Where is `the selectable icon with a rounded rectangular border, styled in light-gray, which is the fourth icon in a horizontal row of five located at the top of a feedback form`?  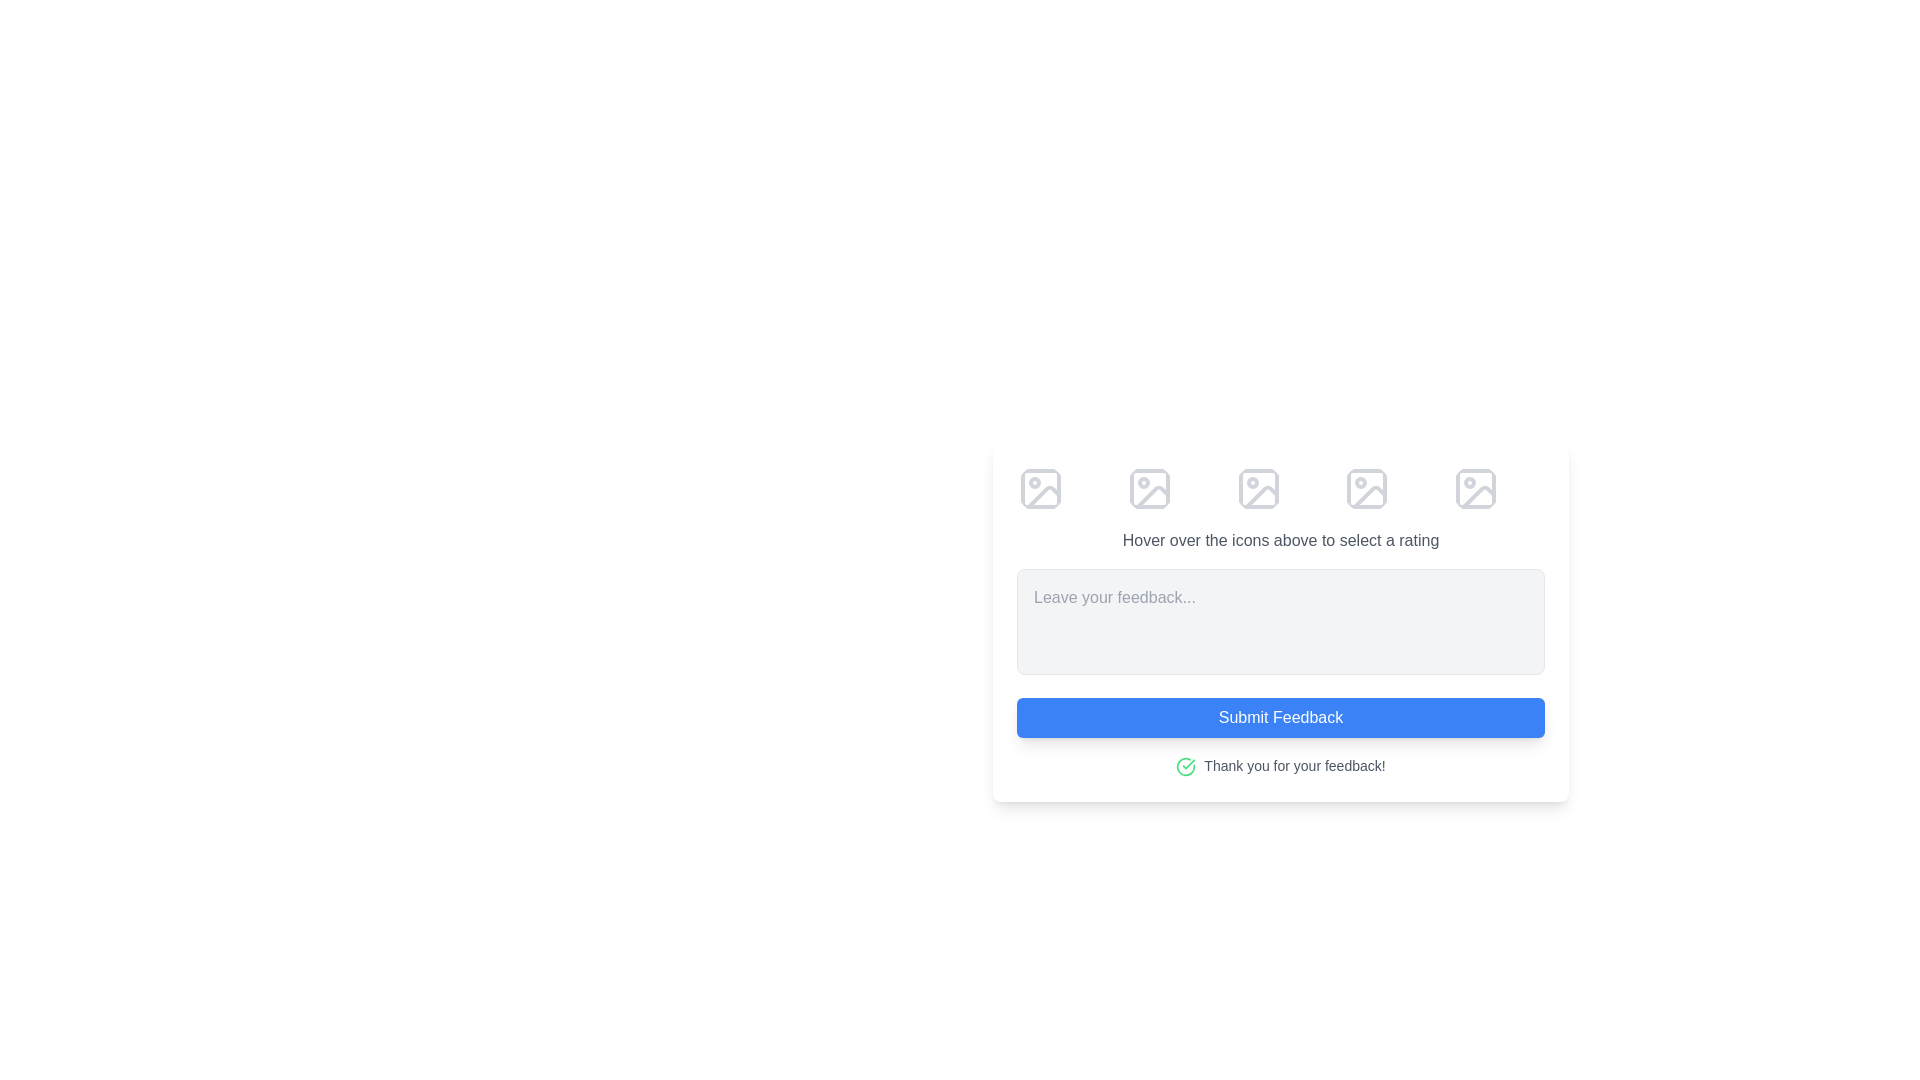 the selectable icon with a rounded rectangular border, styled in light-gray, which is the fourth icon in a horizontal row of five located at the top of a feedback form is located at coordinates (1366, 489).